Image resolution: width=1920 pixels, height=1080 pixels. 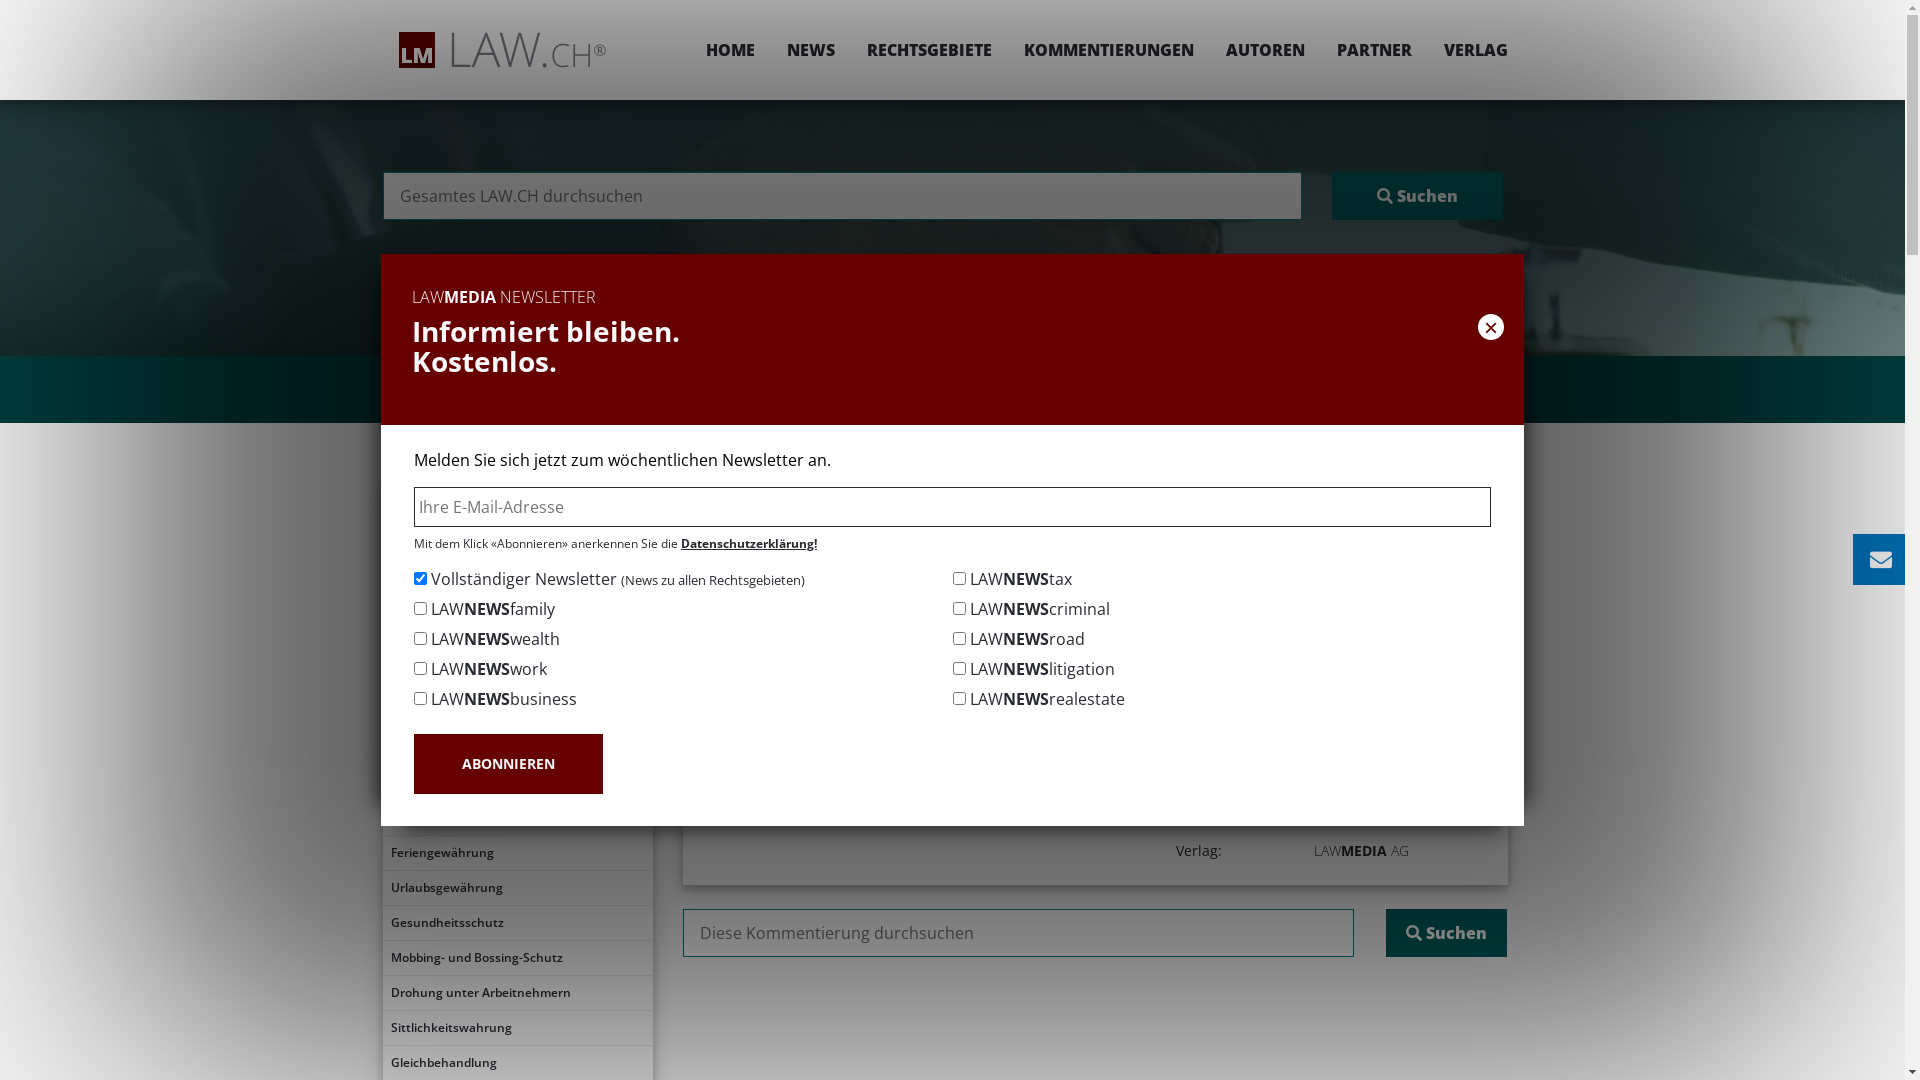 What do you see at coordinates (508, 763) in the screenshot?
I see `'ABONNIEREN'` at bounding box center [508, 763].